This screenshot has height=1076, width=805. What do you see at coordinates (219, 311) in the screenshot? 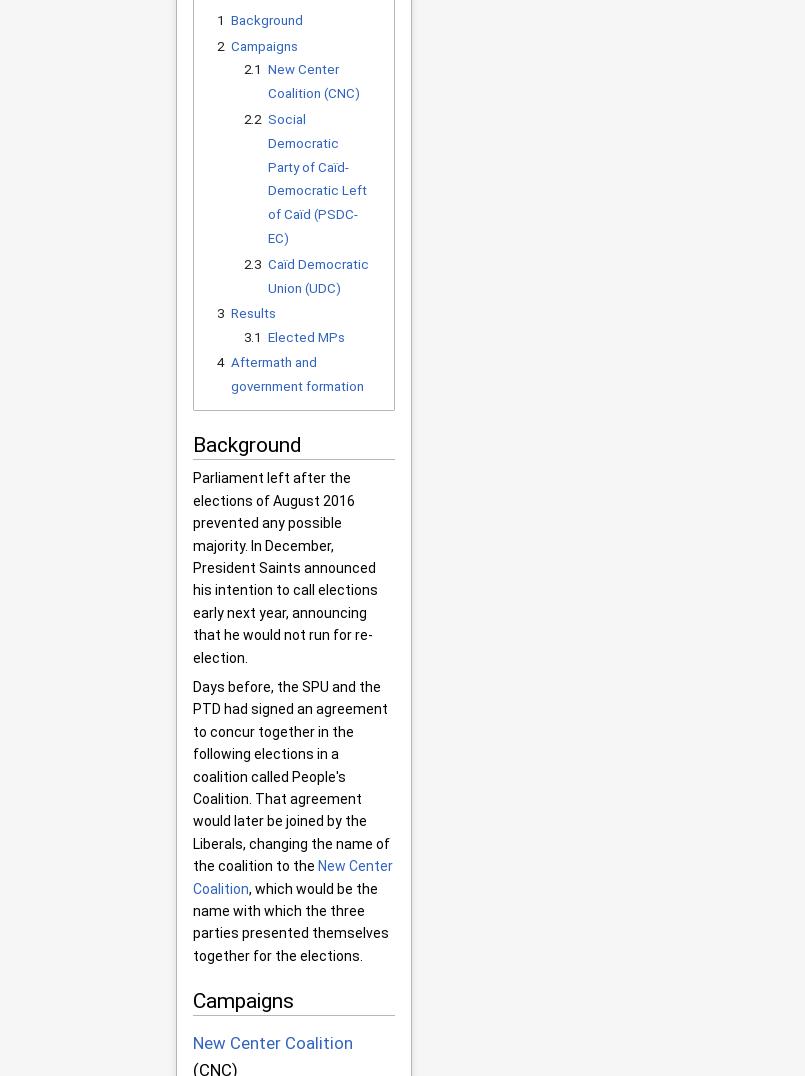
I see `'3'` at bounding box center [219, 311].